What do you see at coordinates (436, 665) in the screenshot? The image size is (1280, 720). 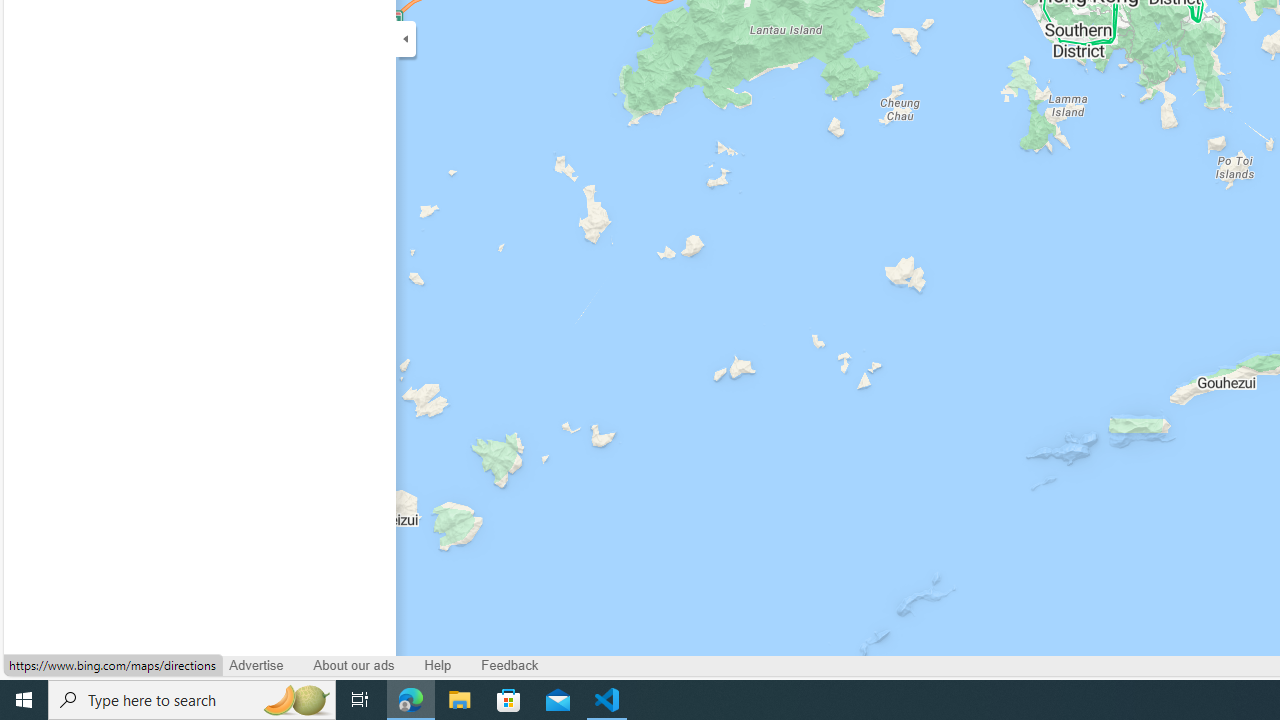 I see `'Help'` at bounding box center [436, 665].